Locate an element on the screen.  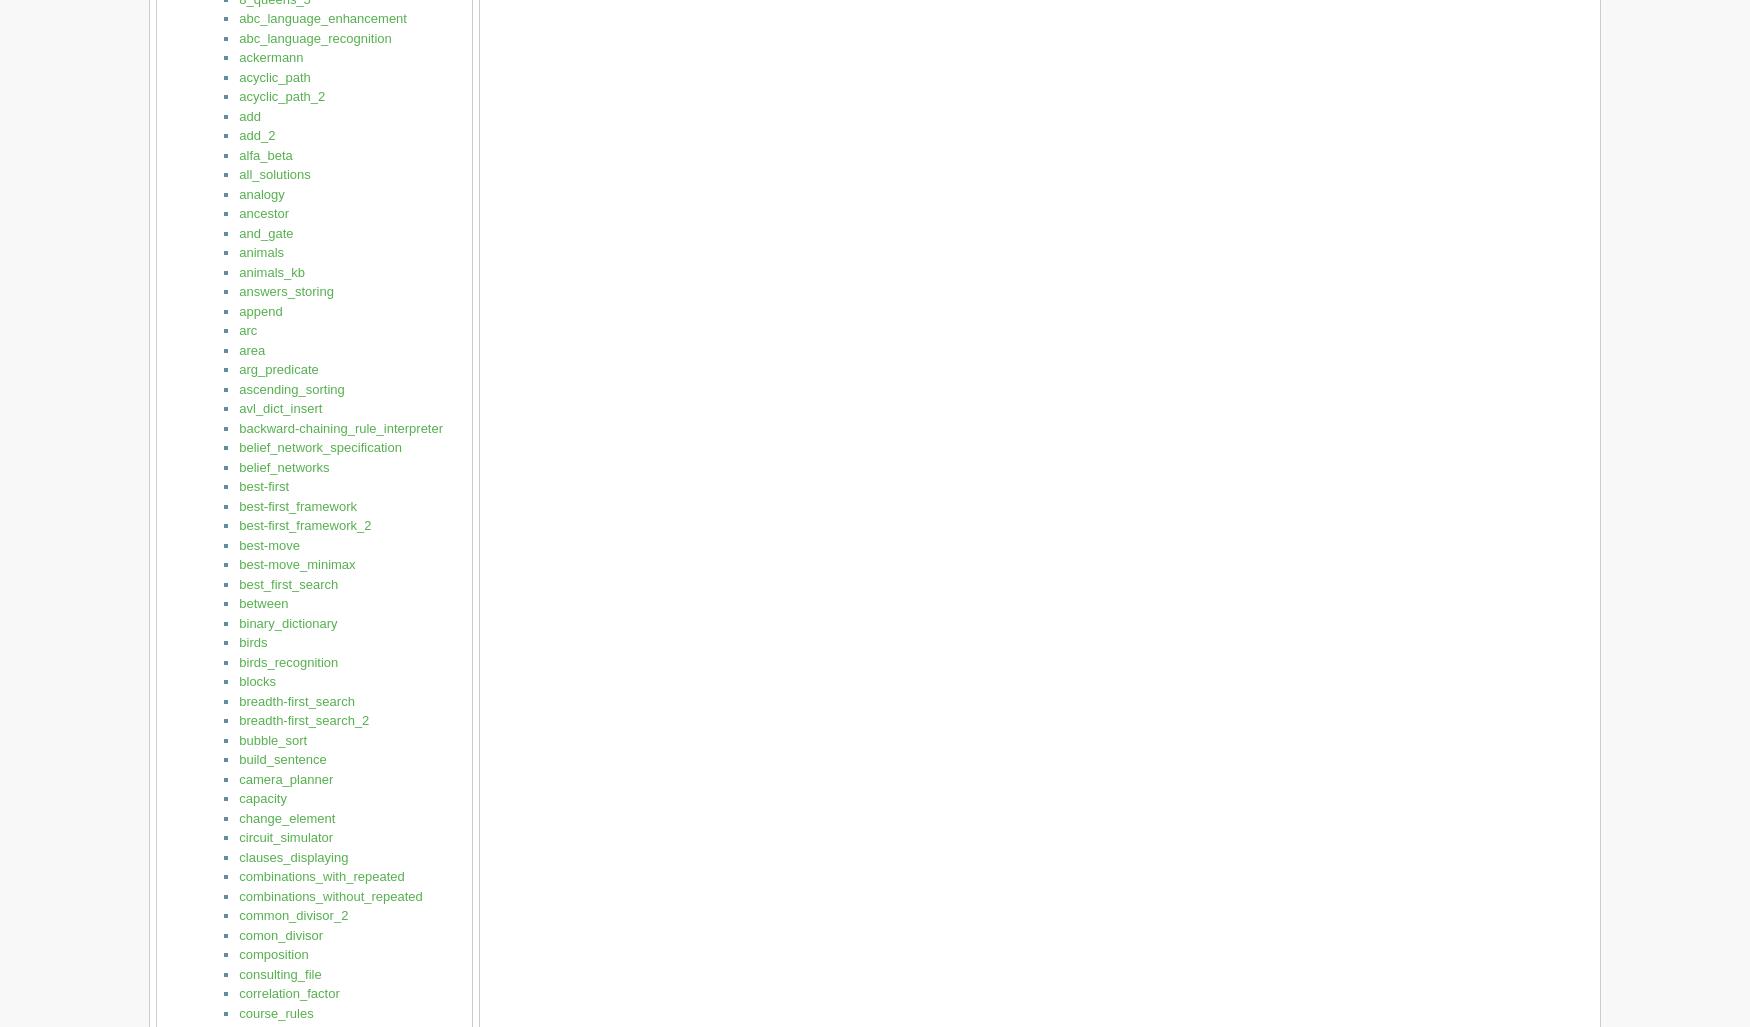
'all_solutions' is located at coordinates (273, 173).